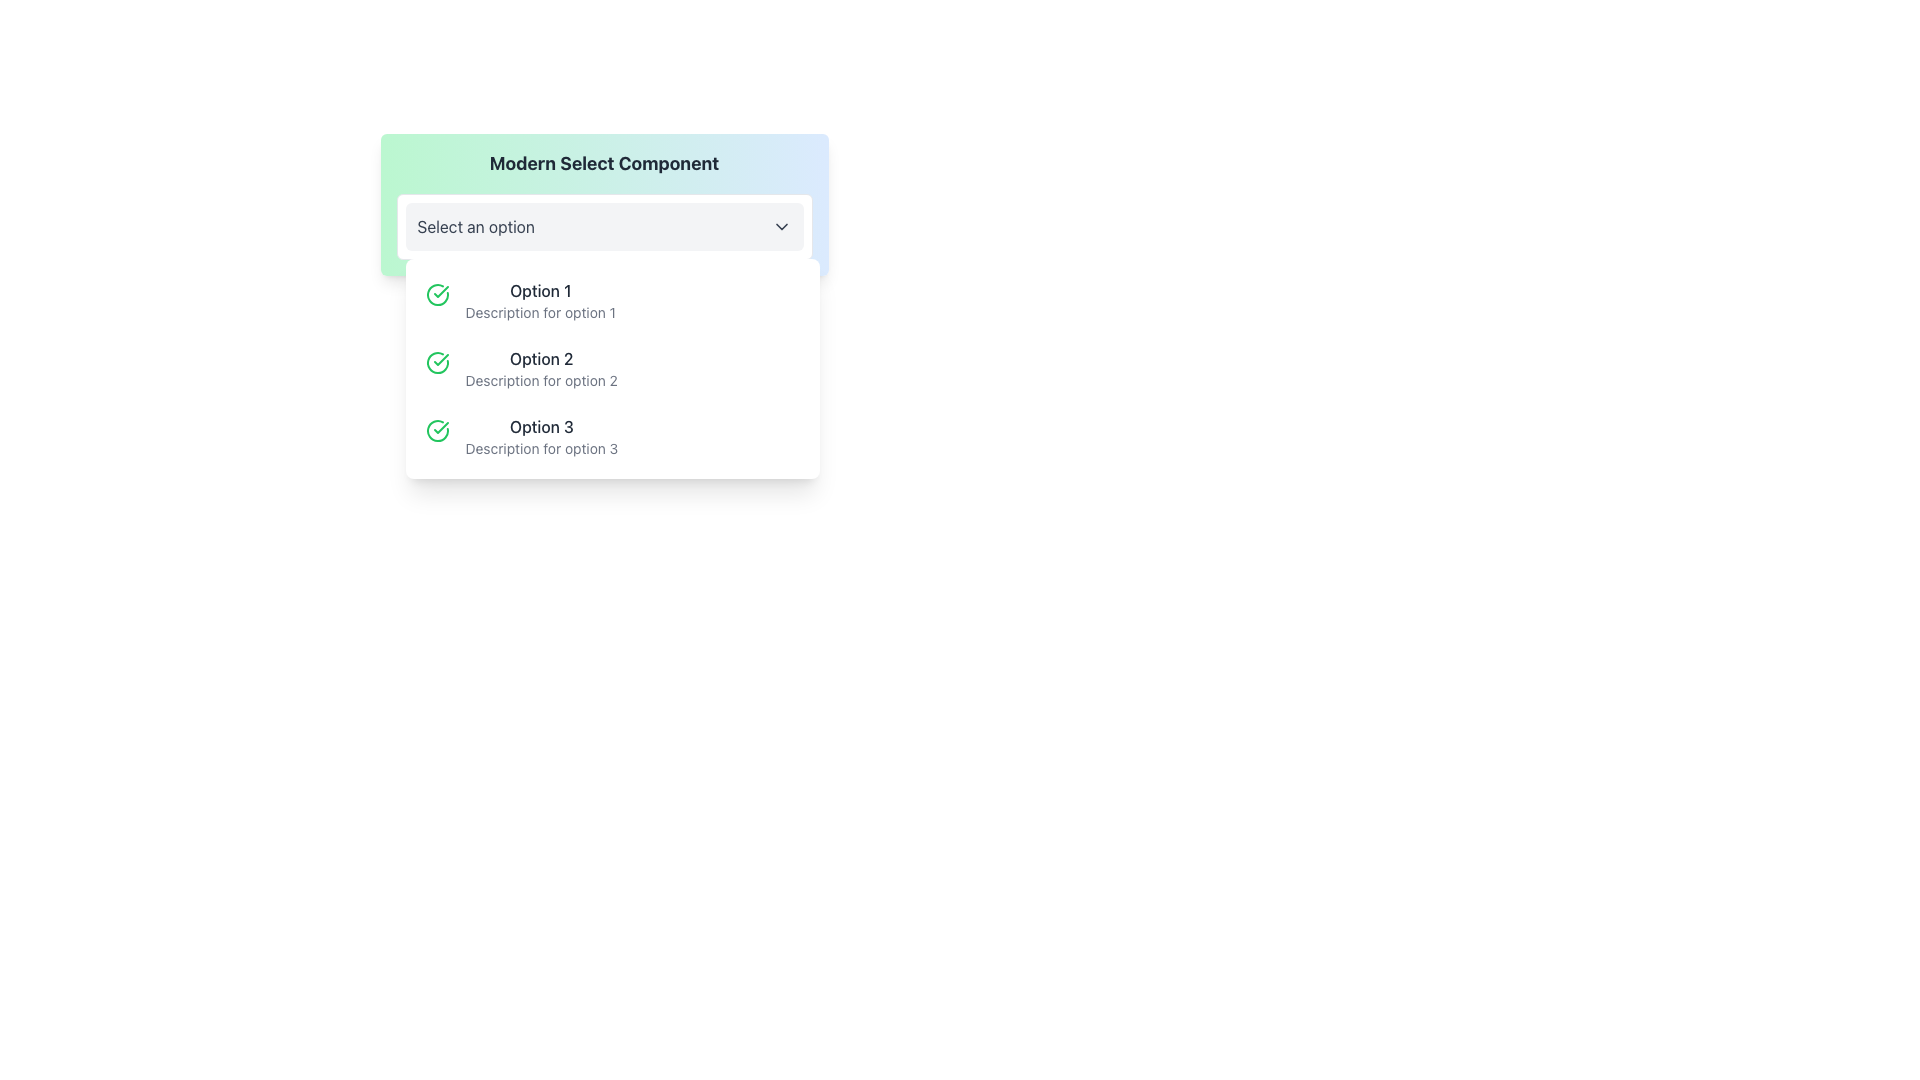 The width and height of the screenshot is (1920, 1080). What do you see at coordinates (603, 226) in the screenshot?
I see `the dropdown menu located directly below the 'Modern Select Component' label to indicate active selection` at bounding box center [603, 226].